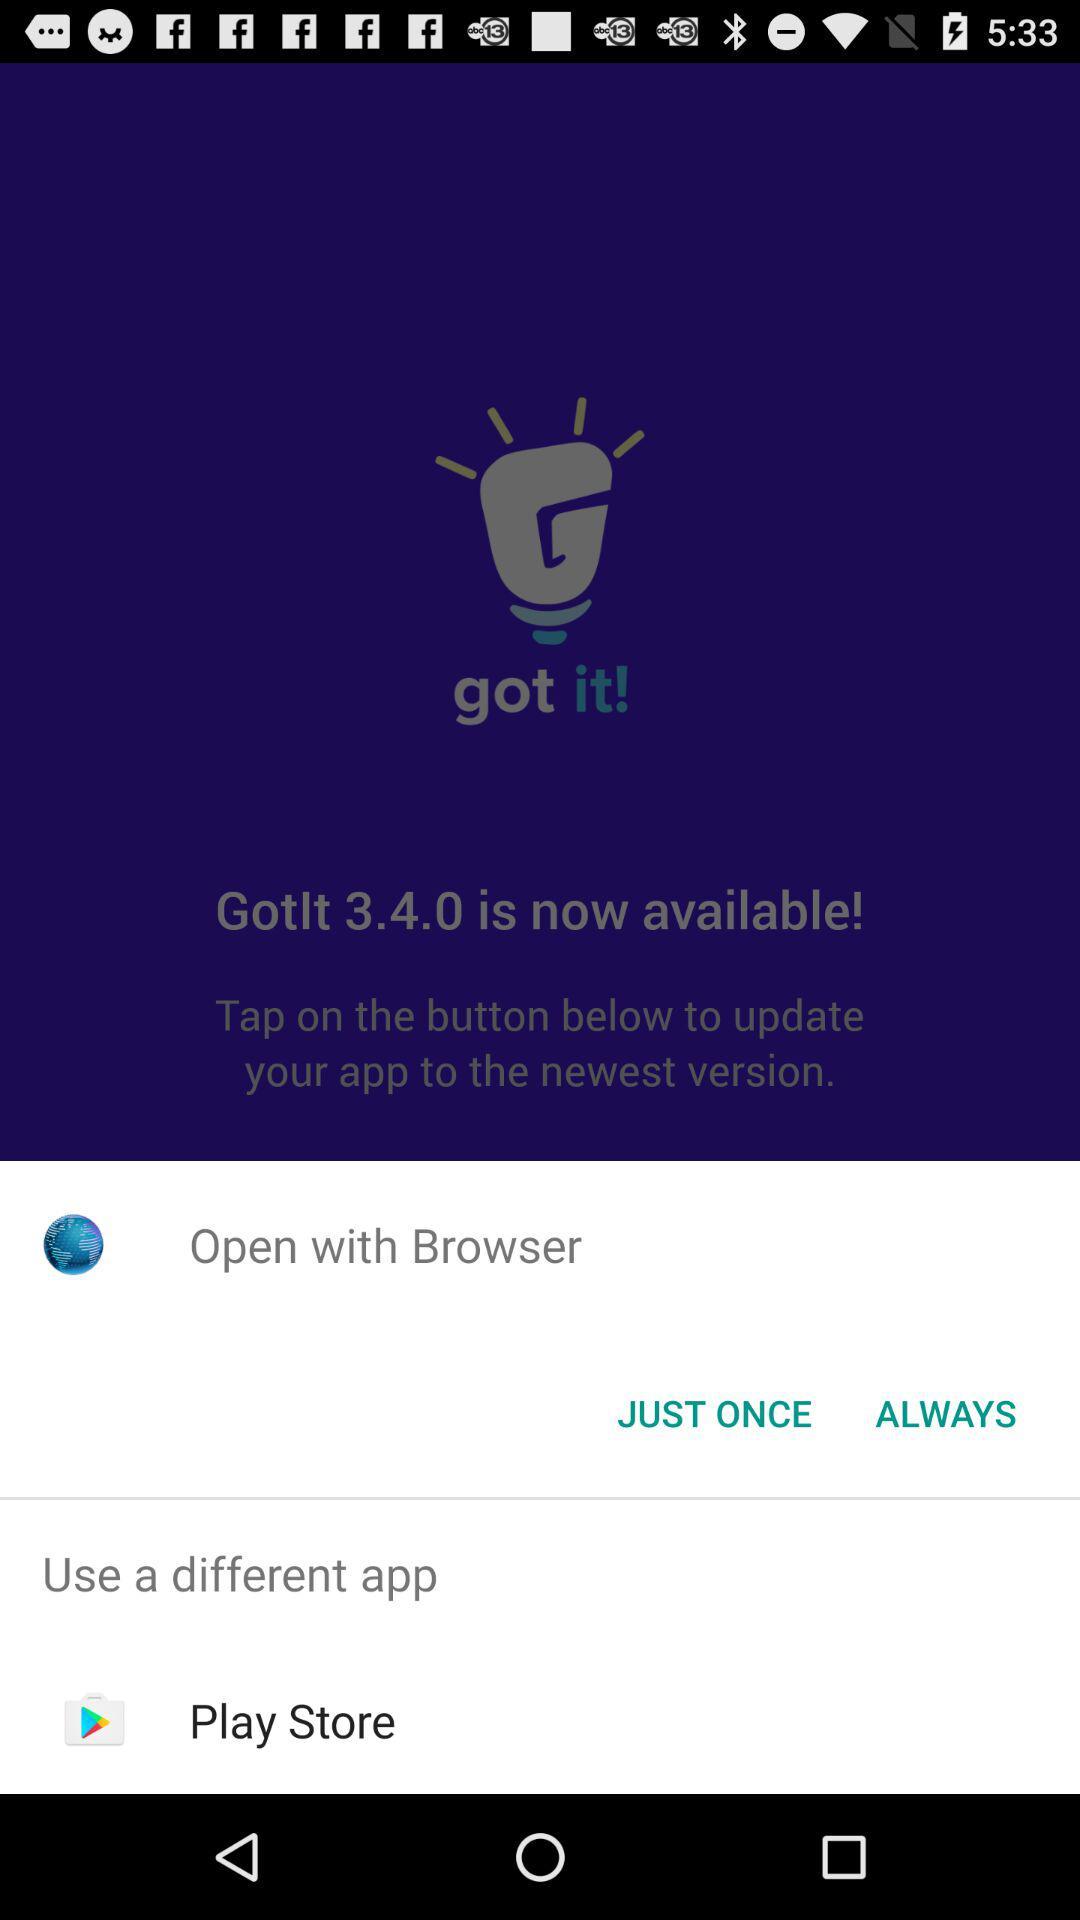 This screenshot has width=1080, height=1920. I want to click on always icon, so click(945, 1411).